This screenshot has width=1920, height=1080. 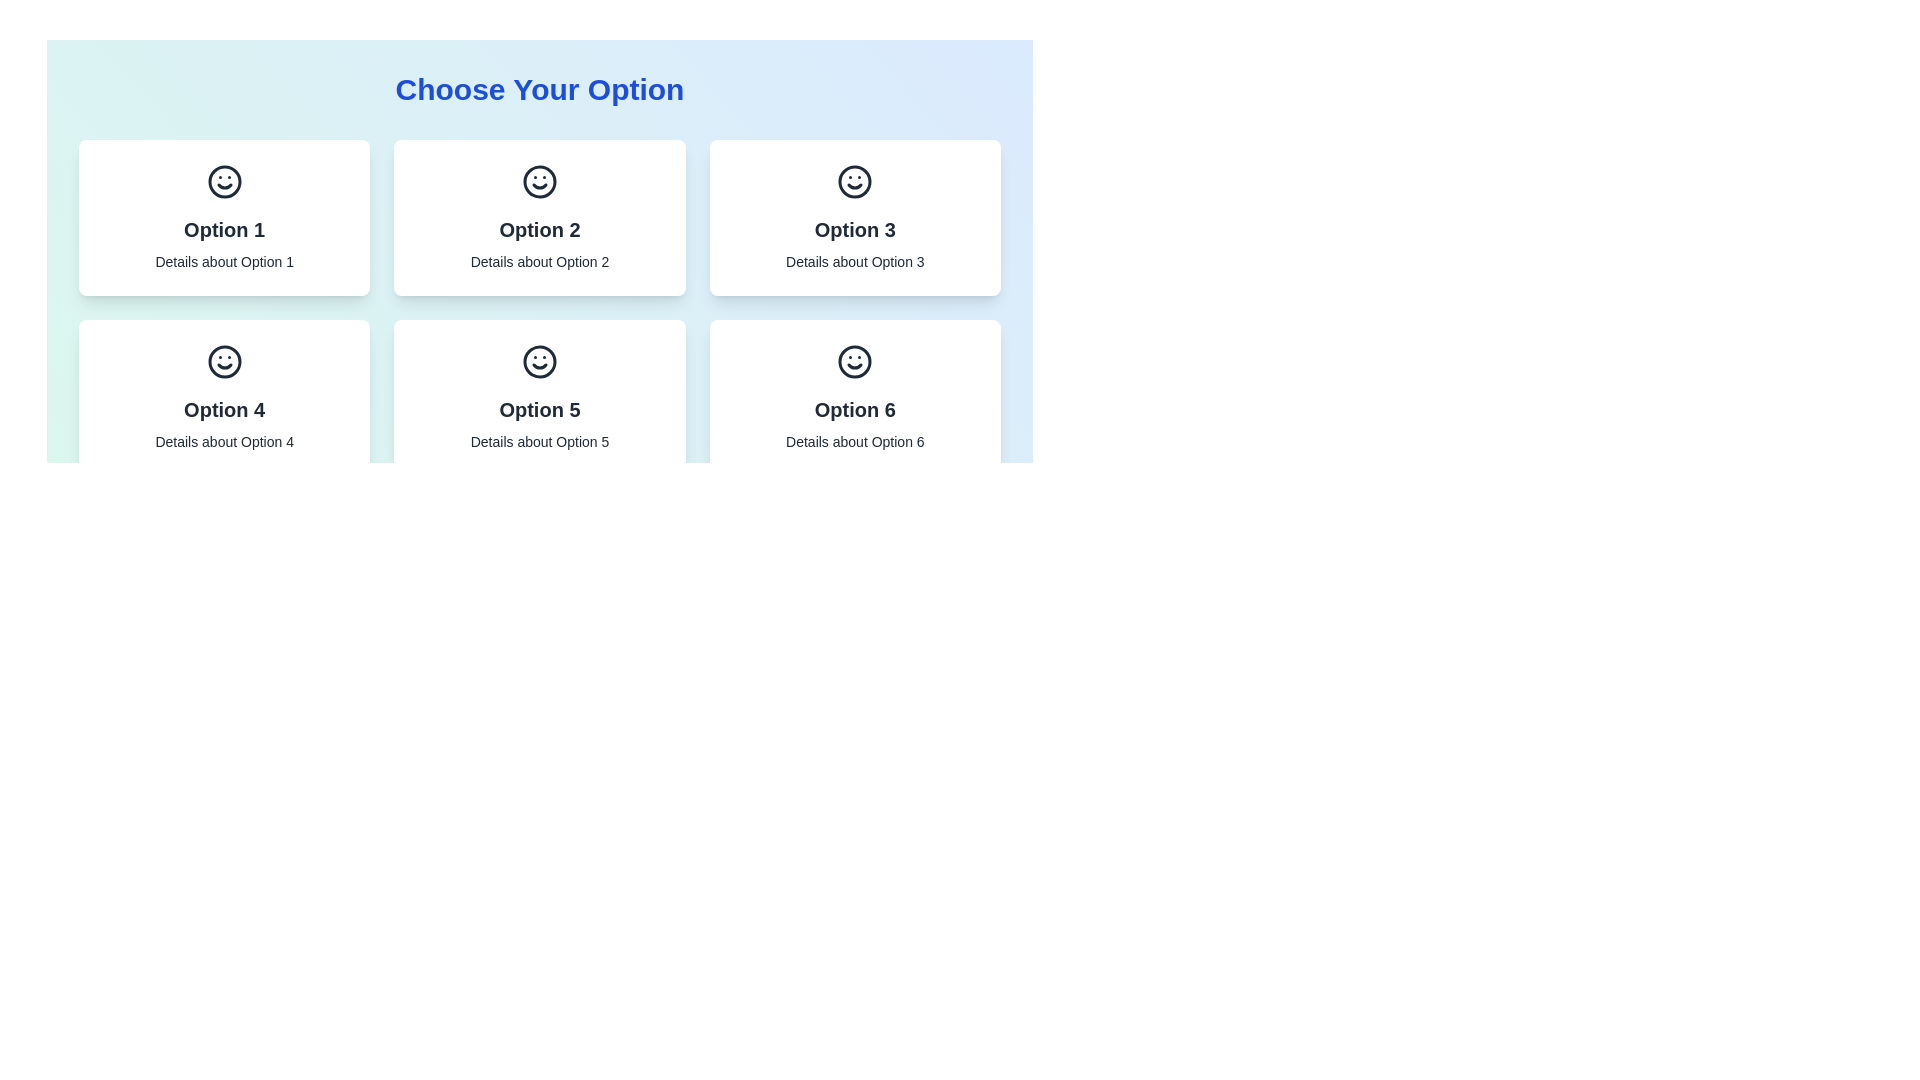 What do you see at coordinates (855, 218) in the screenshot?
I see `the selectable card for 'Option 3' located in the top-right corner of the first row in the grid` at bounding box center [855, 218].